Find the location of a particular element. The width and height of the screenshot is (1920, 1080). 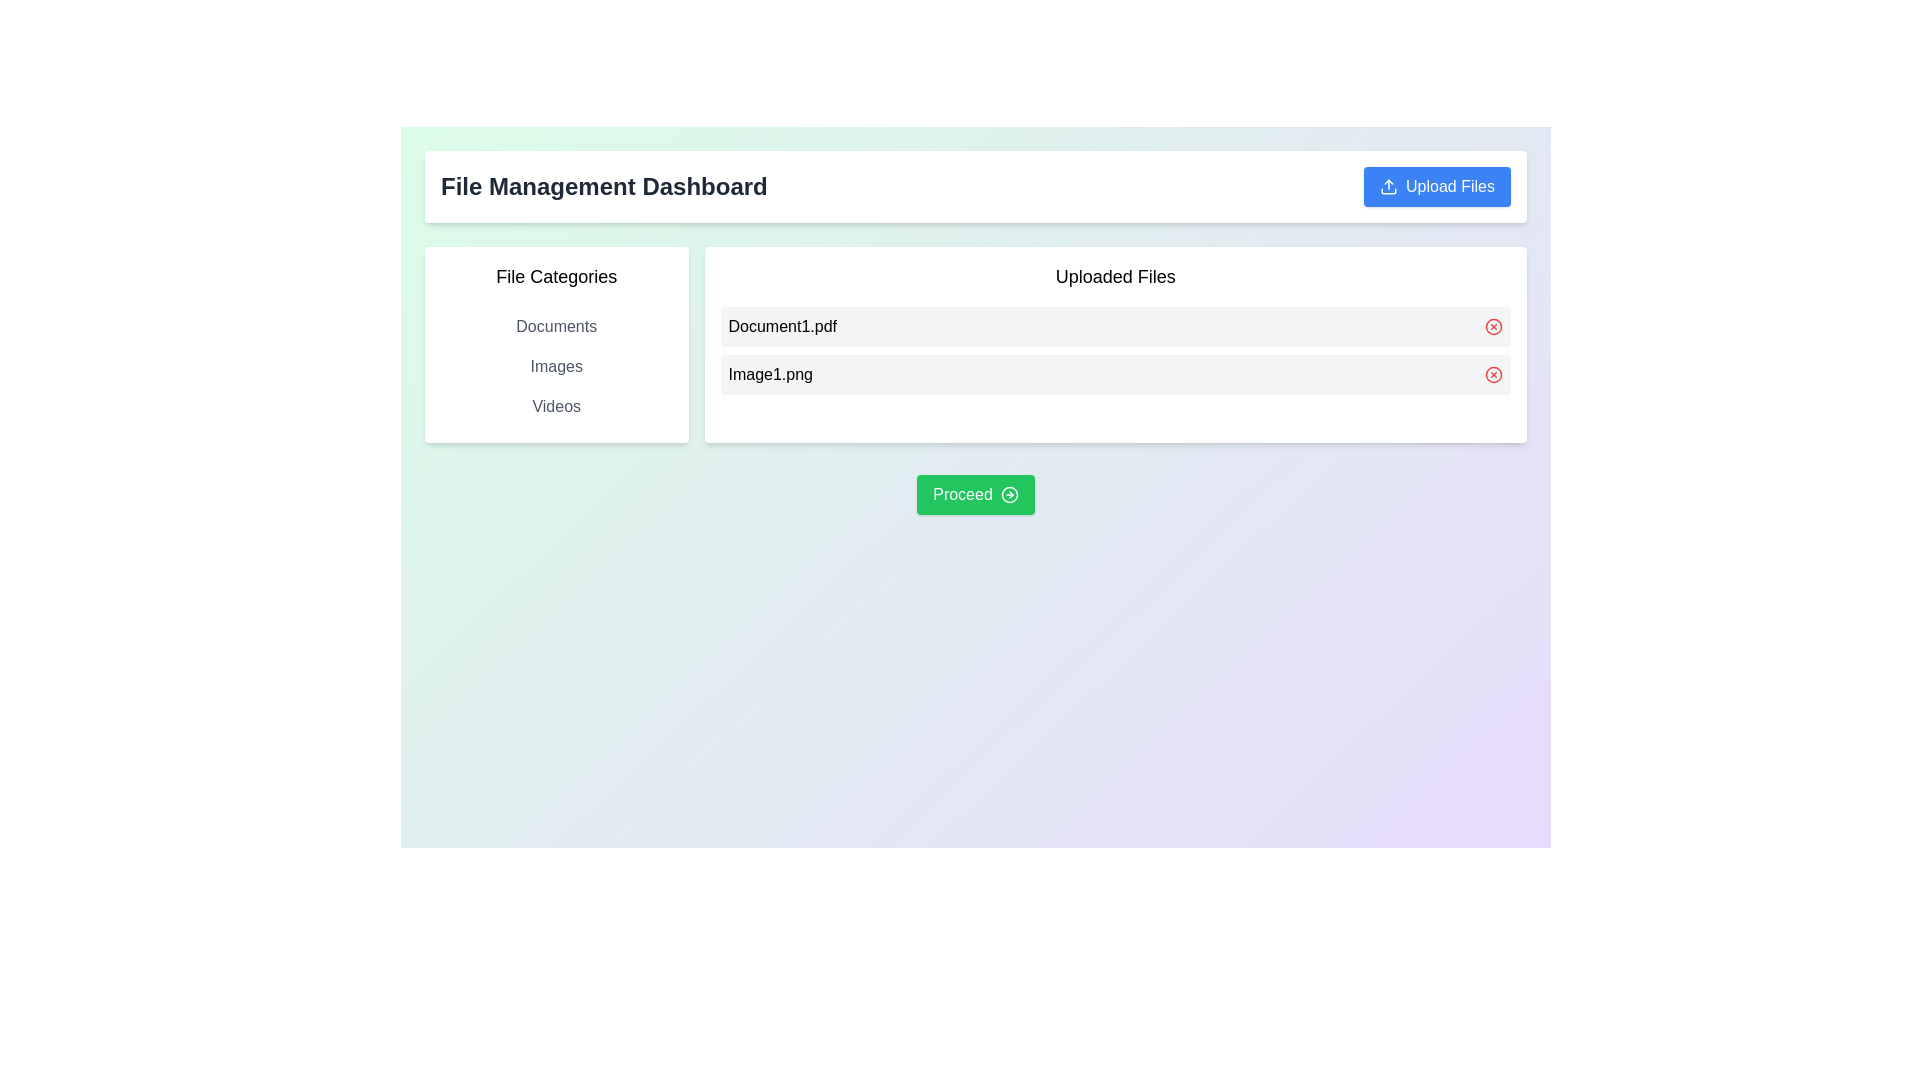

the centered text label 'Images' in the 'File Categories' section is located at coordinates (556, 366).